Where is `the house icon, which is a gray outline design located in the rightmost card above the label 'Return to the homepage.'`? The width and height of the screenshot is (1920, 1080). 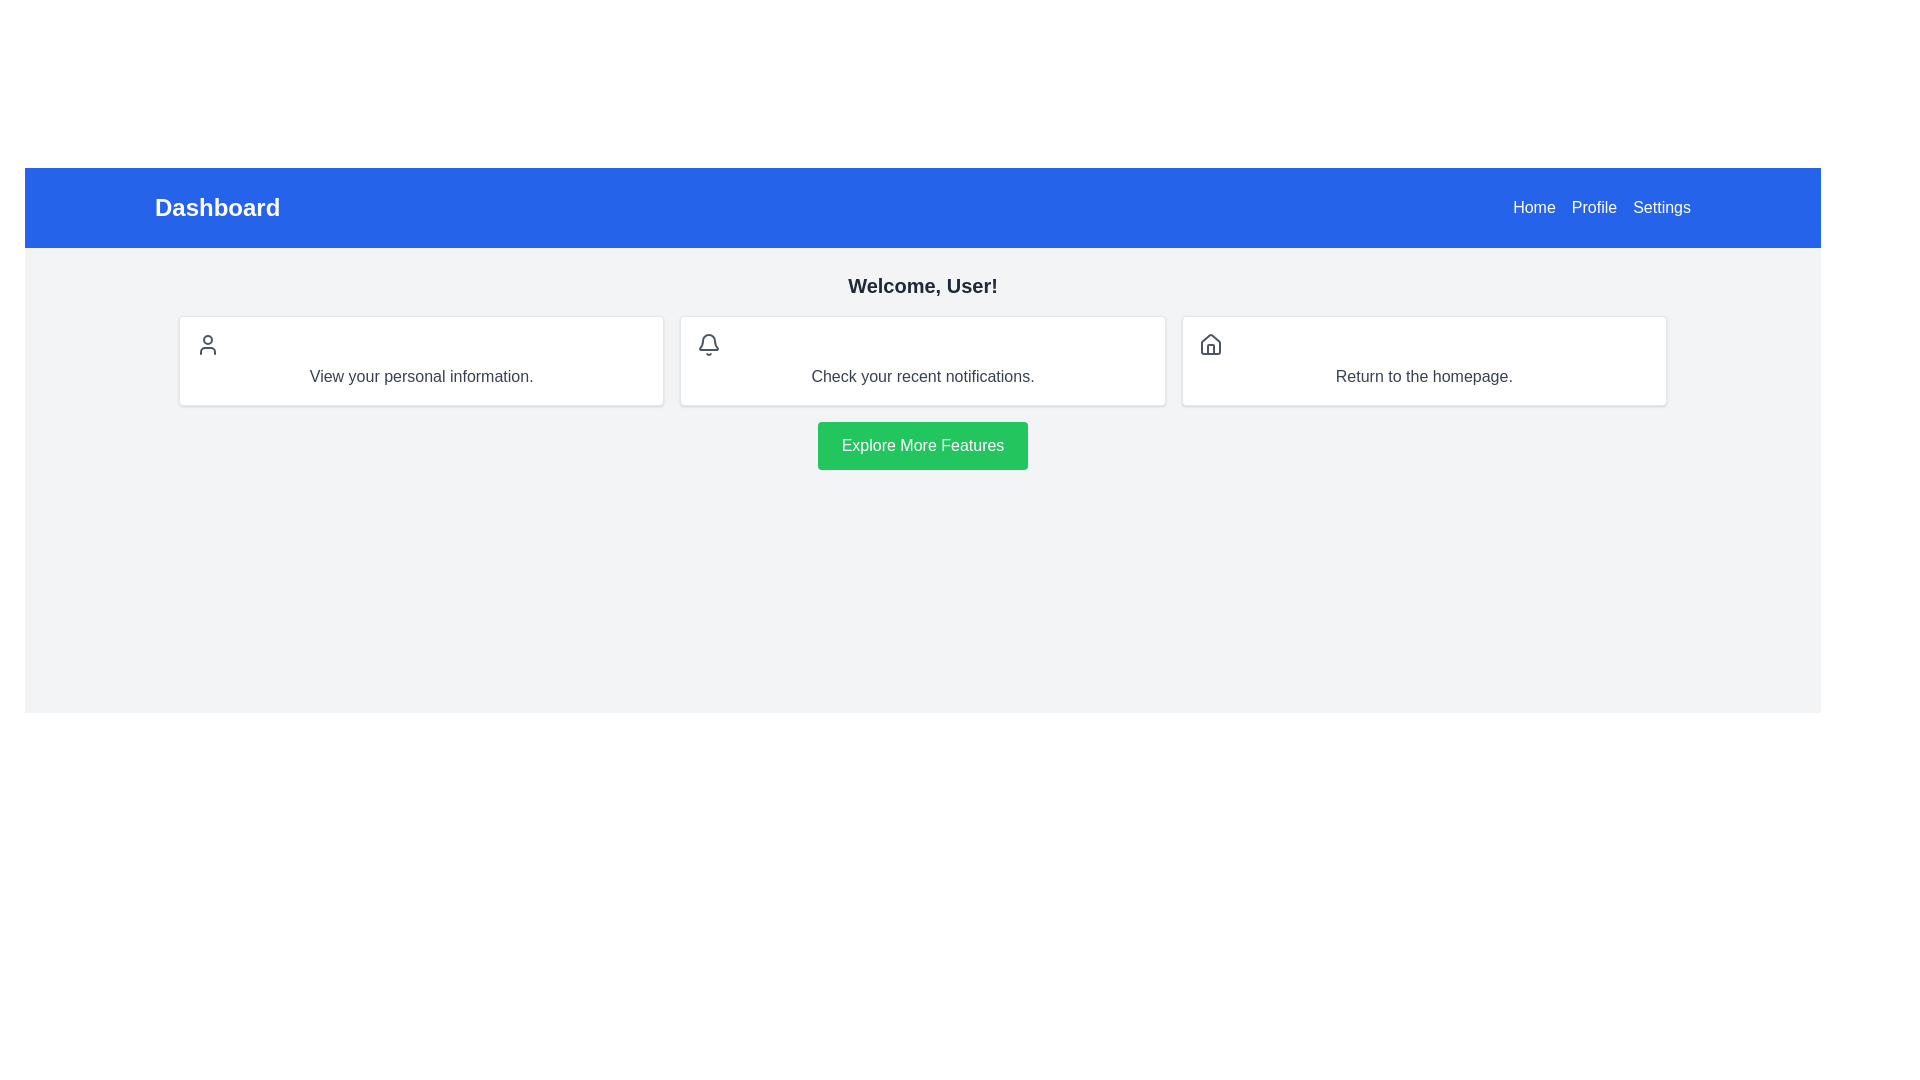
the house icon, which is a gray outline design located in the rightmost card above the label 'Return to the homepage.' is located at coordinates (1209, 343).